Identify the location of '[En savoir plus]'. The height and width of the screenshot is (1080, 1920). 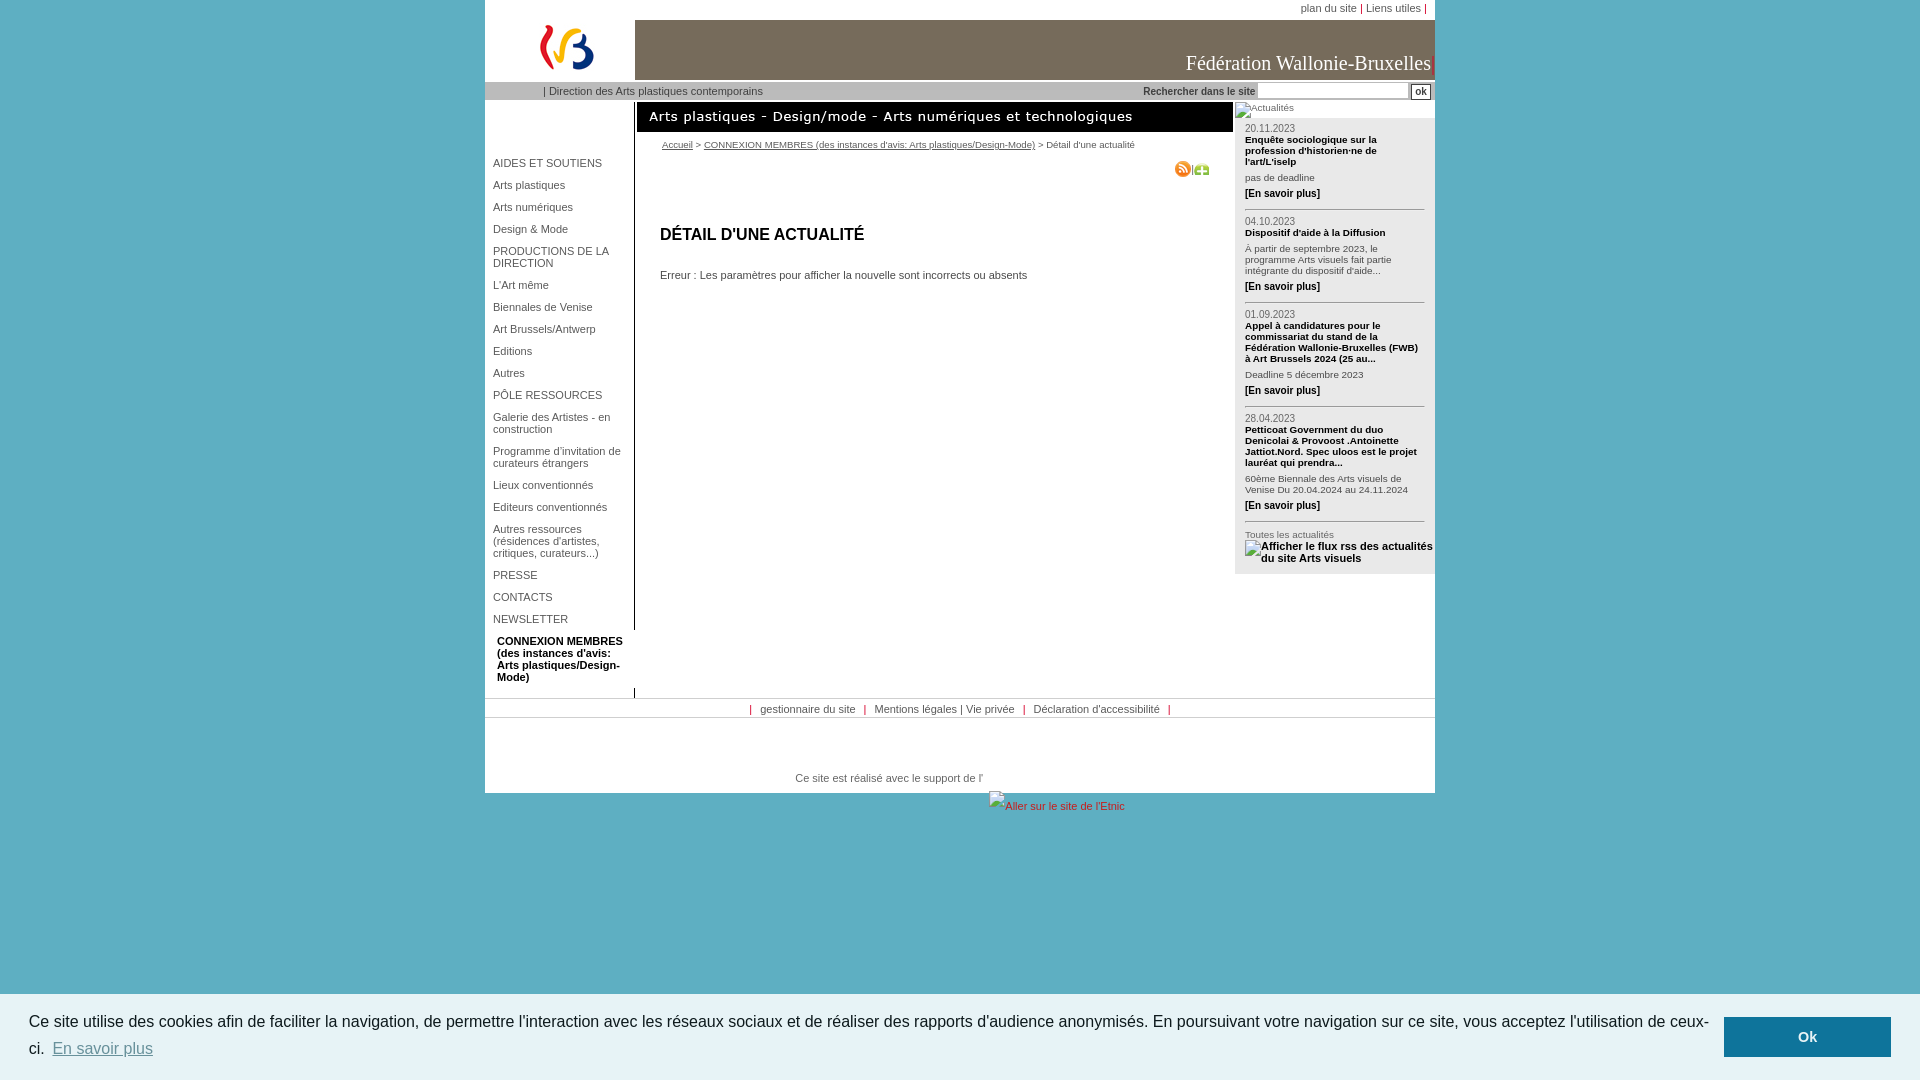
(1282, 193).